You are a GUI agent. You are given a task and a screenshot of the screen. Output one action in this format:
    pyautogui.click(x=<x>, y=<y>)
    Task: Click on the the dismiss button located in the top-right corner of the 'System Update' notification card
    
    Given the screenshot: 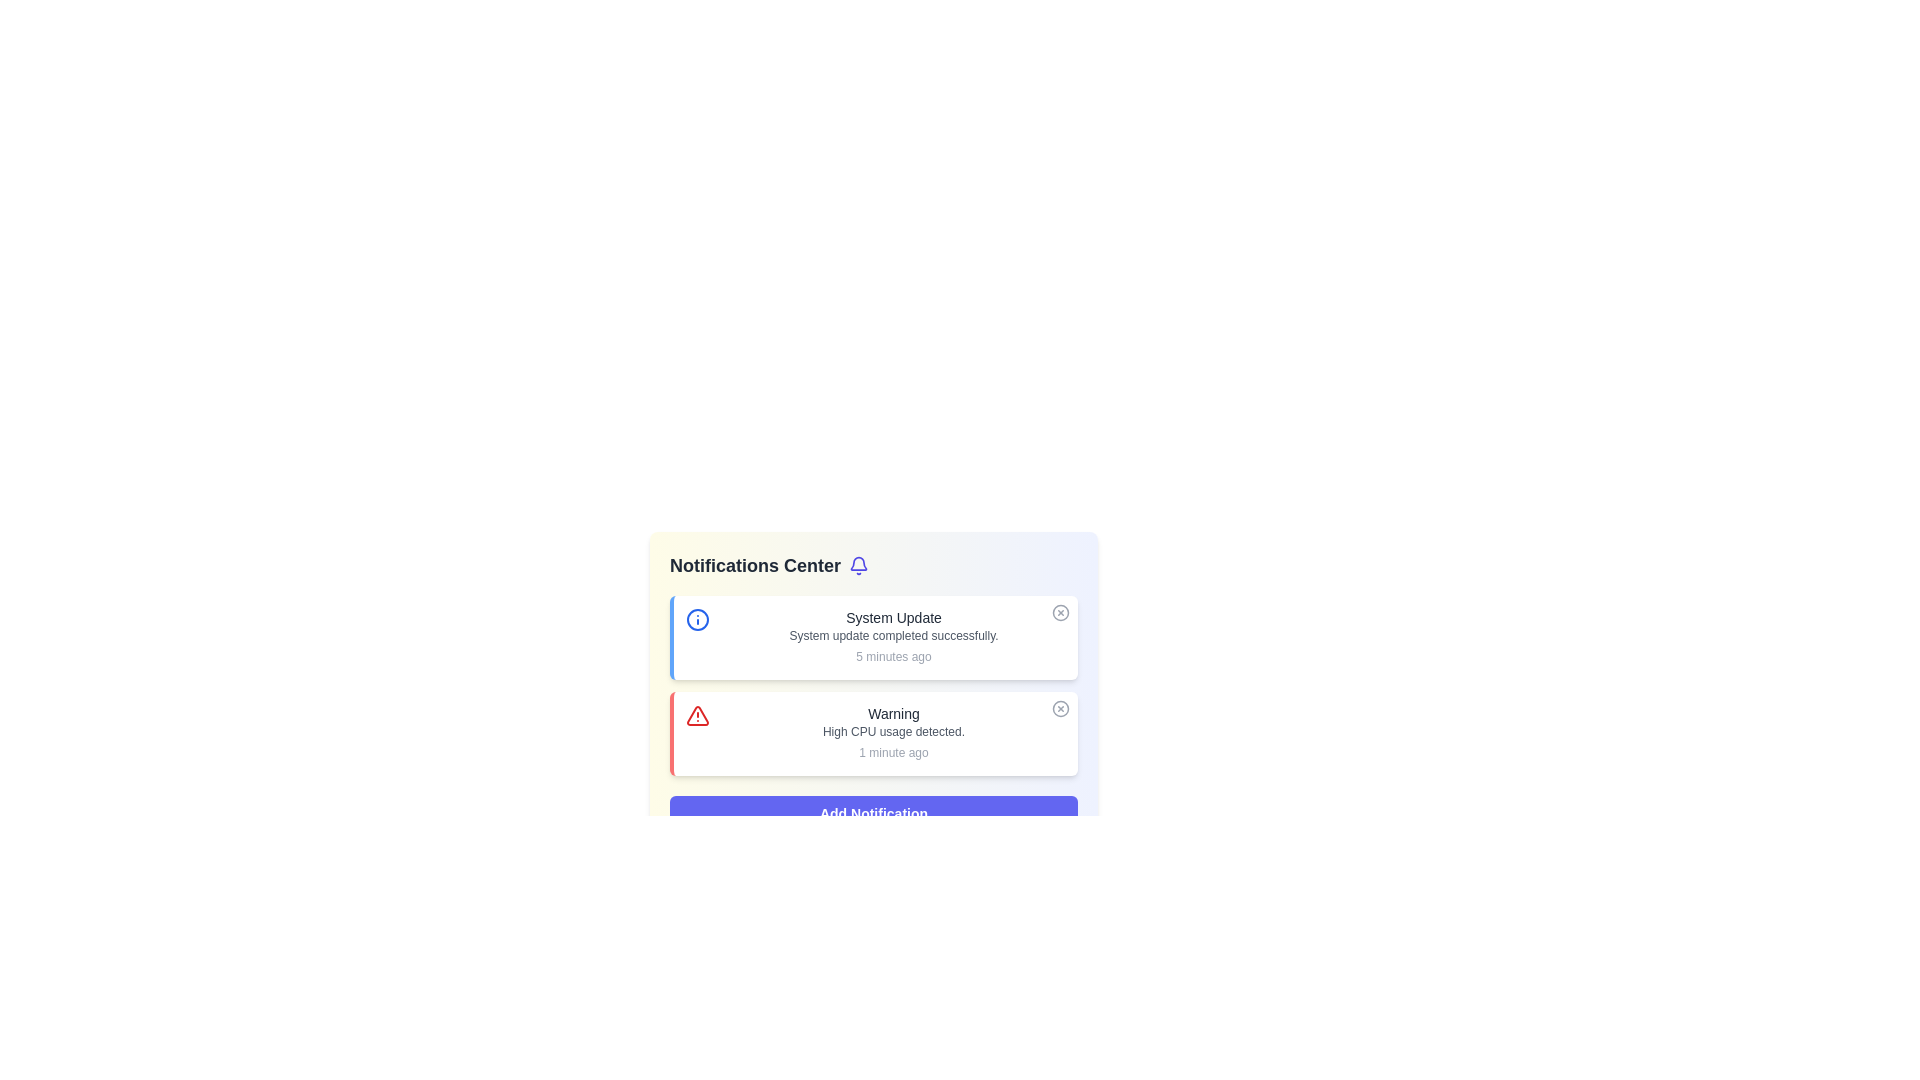 What is the action you would take?
    pyautogui.click(x=1059, y=612)
    